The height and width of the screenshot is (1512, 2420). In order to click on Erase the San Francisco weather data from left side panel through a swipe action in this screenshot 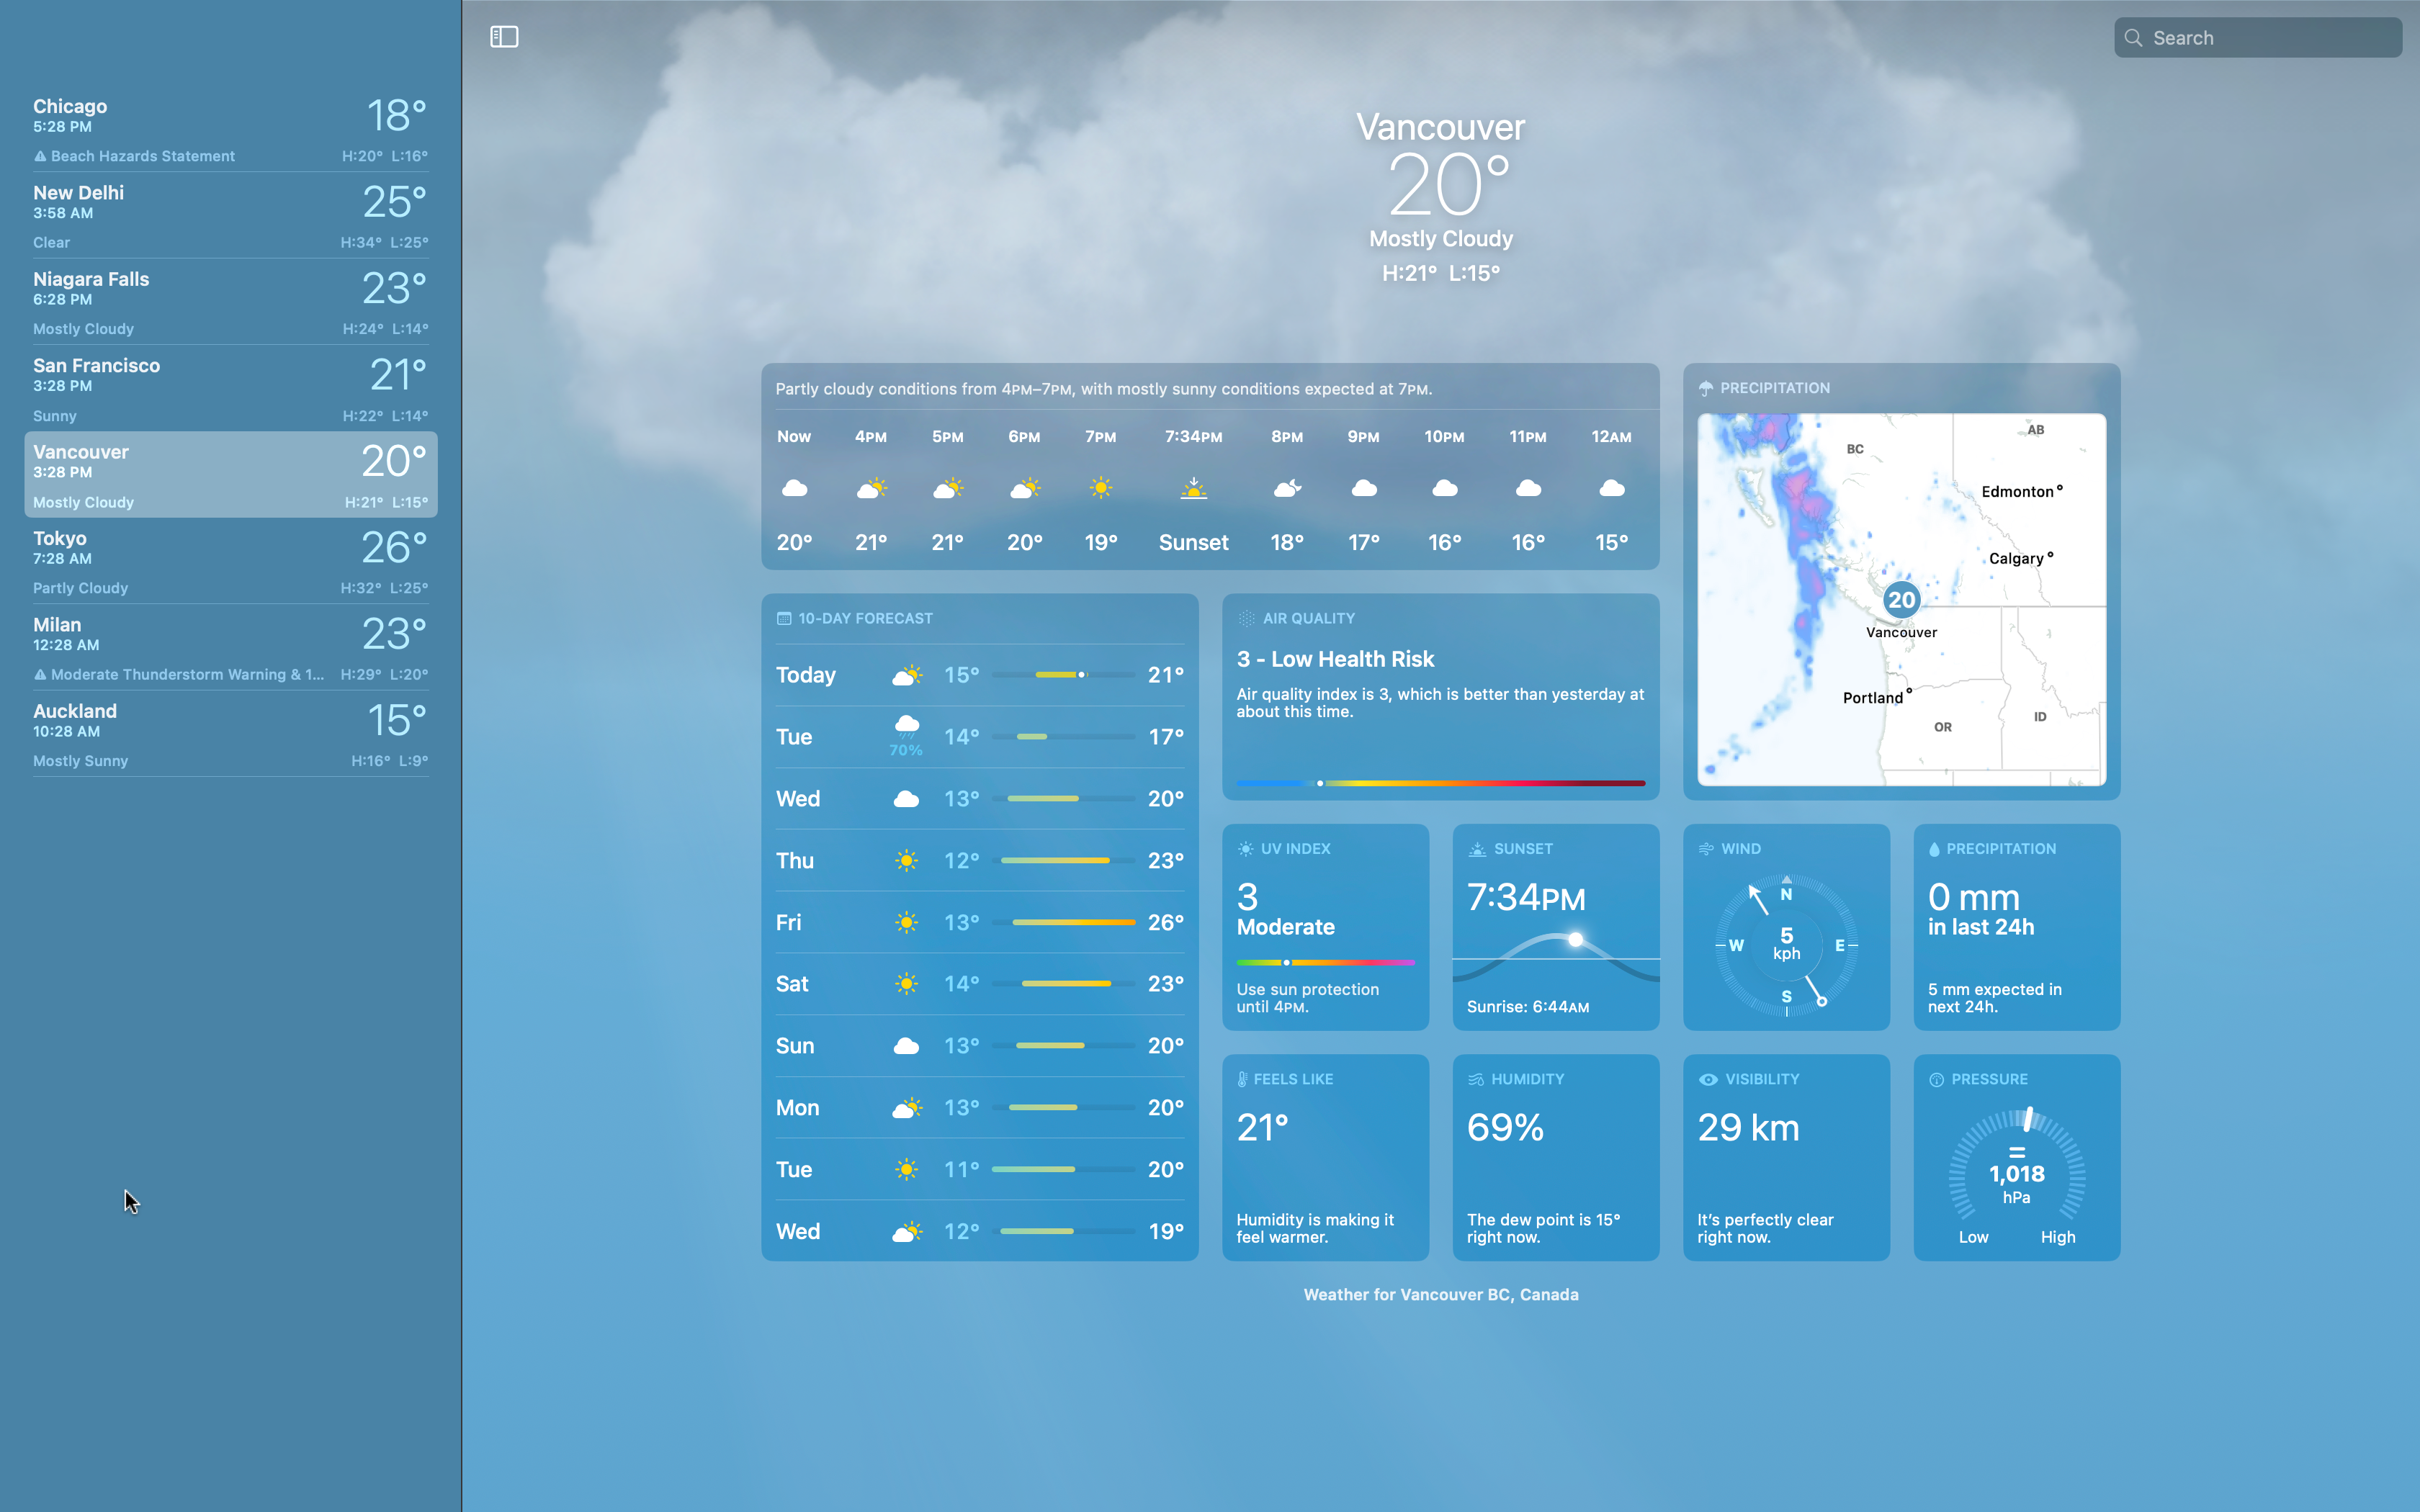, I will do `click(764720, 802872)`.